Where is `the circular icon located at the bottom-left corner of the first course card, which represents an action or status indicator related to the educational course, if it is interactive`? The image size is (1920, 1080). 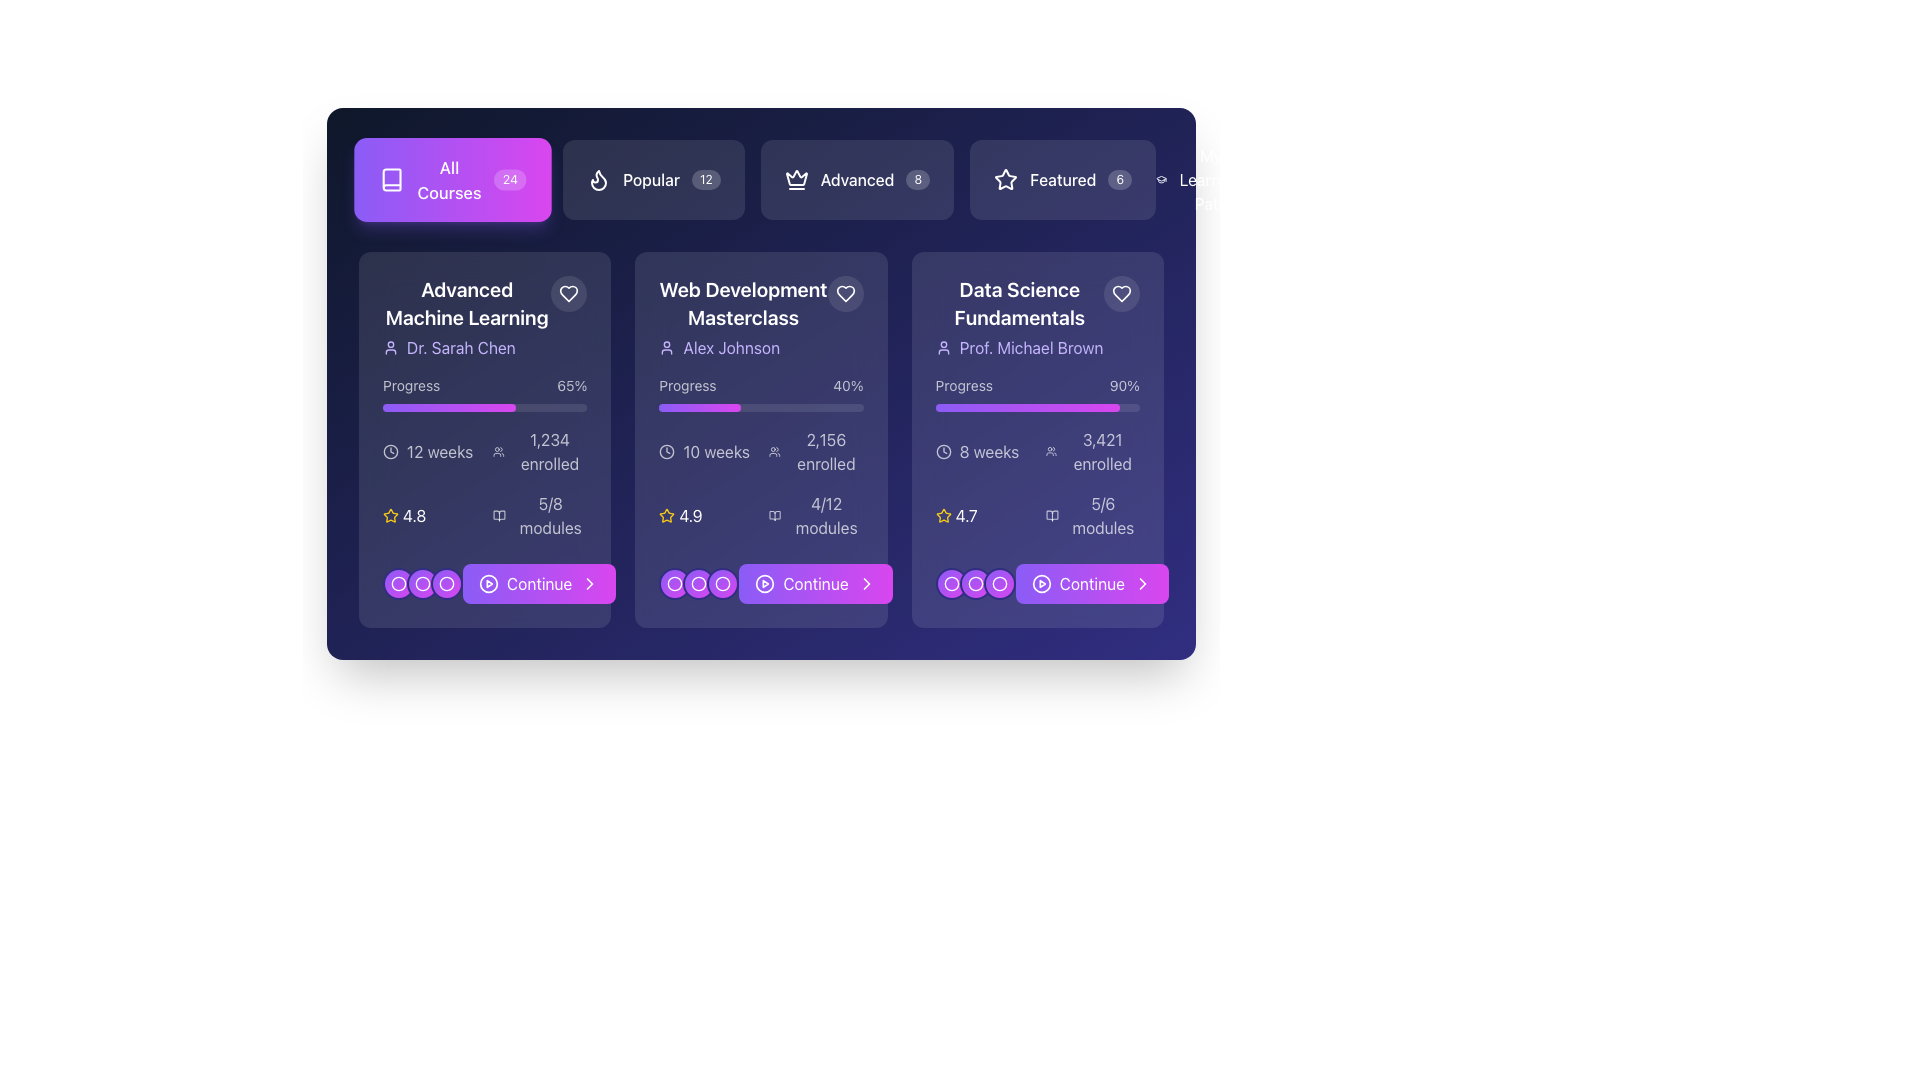 the circular icon located at the bottom-left corner of the first course card, which represents an action or status indicator related to the educational course, if it is interactive is located at coordinates (421, 583).